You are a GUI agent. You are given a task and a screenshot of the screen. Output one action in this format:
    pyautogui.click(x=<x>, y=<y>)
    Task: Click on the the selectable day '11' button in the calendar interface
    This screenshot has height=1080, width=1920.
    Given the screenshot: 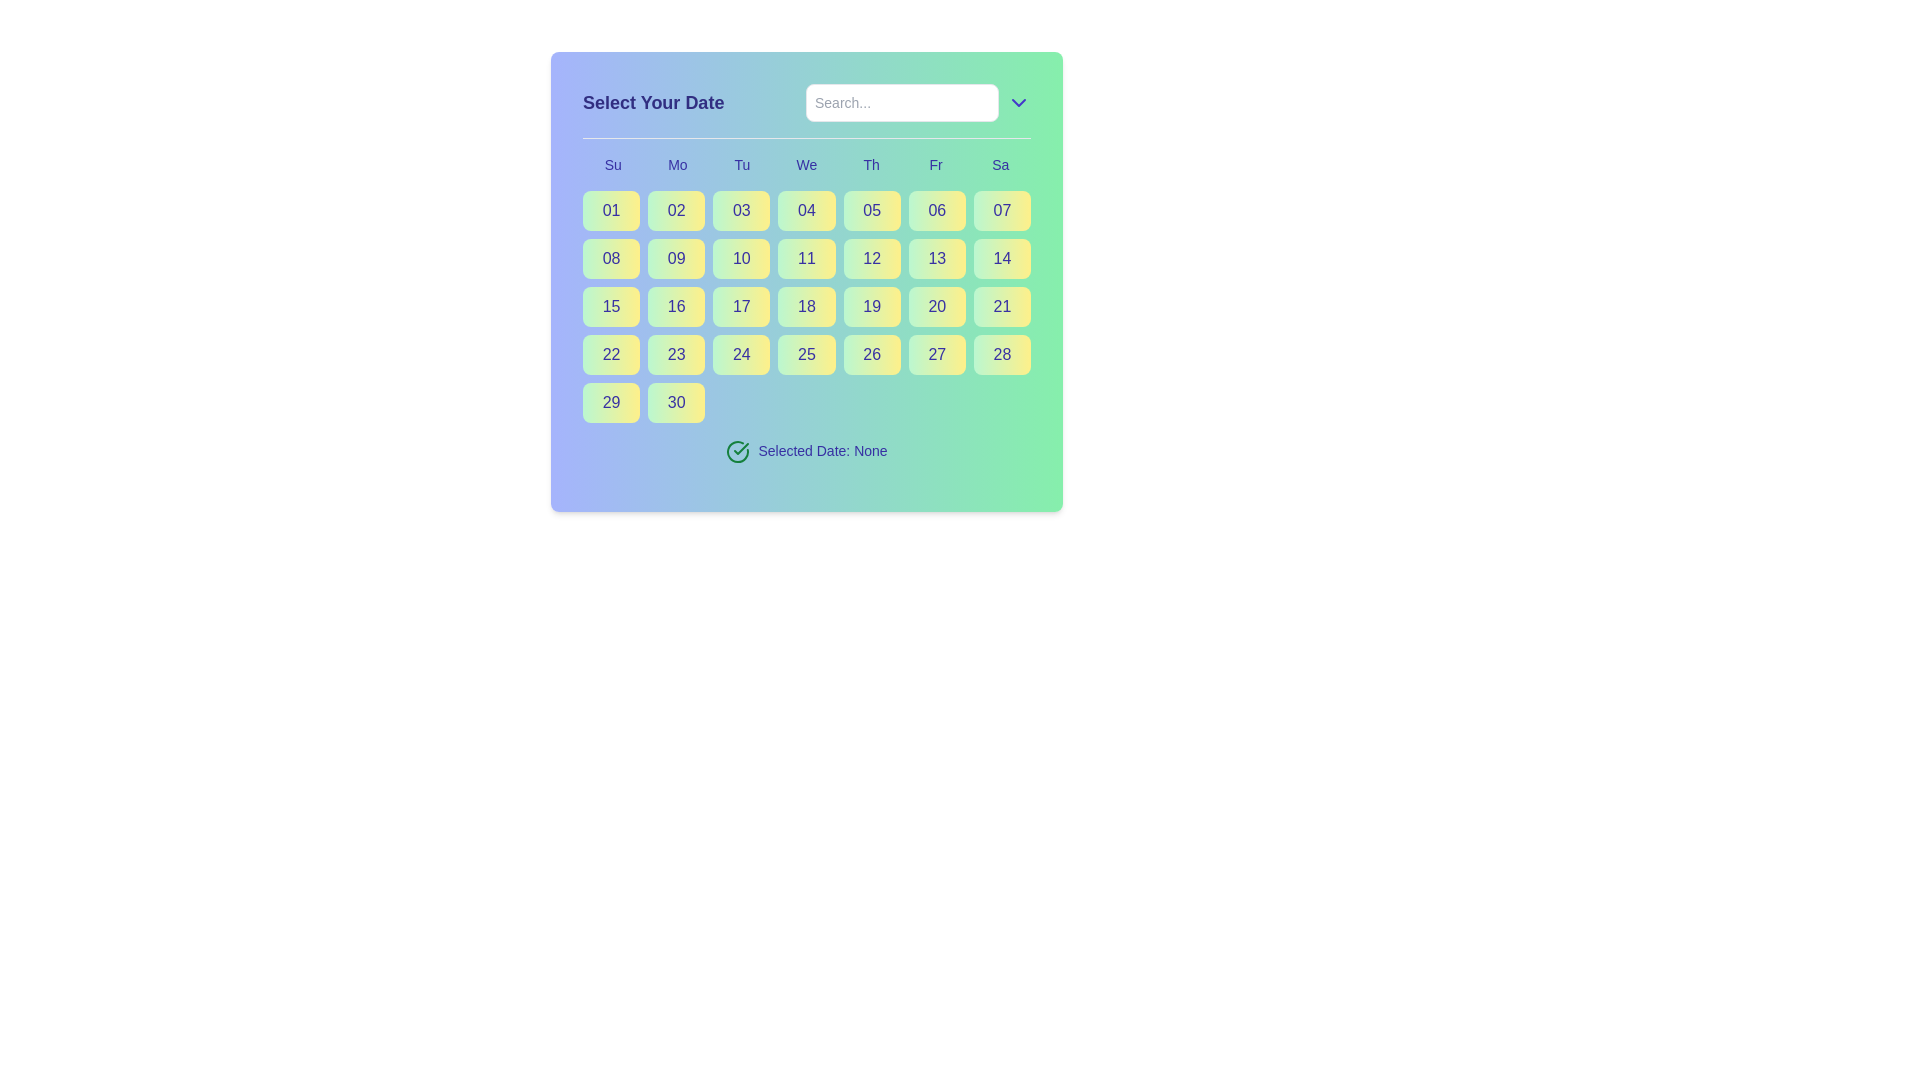 What is the action you would take?
    pyautogui.click(x=806, y=257)
    